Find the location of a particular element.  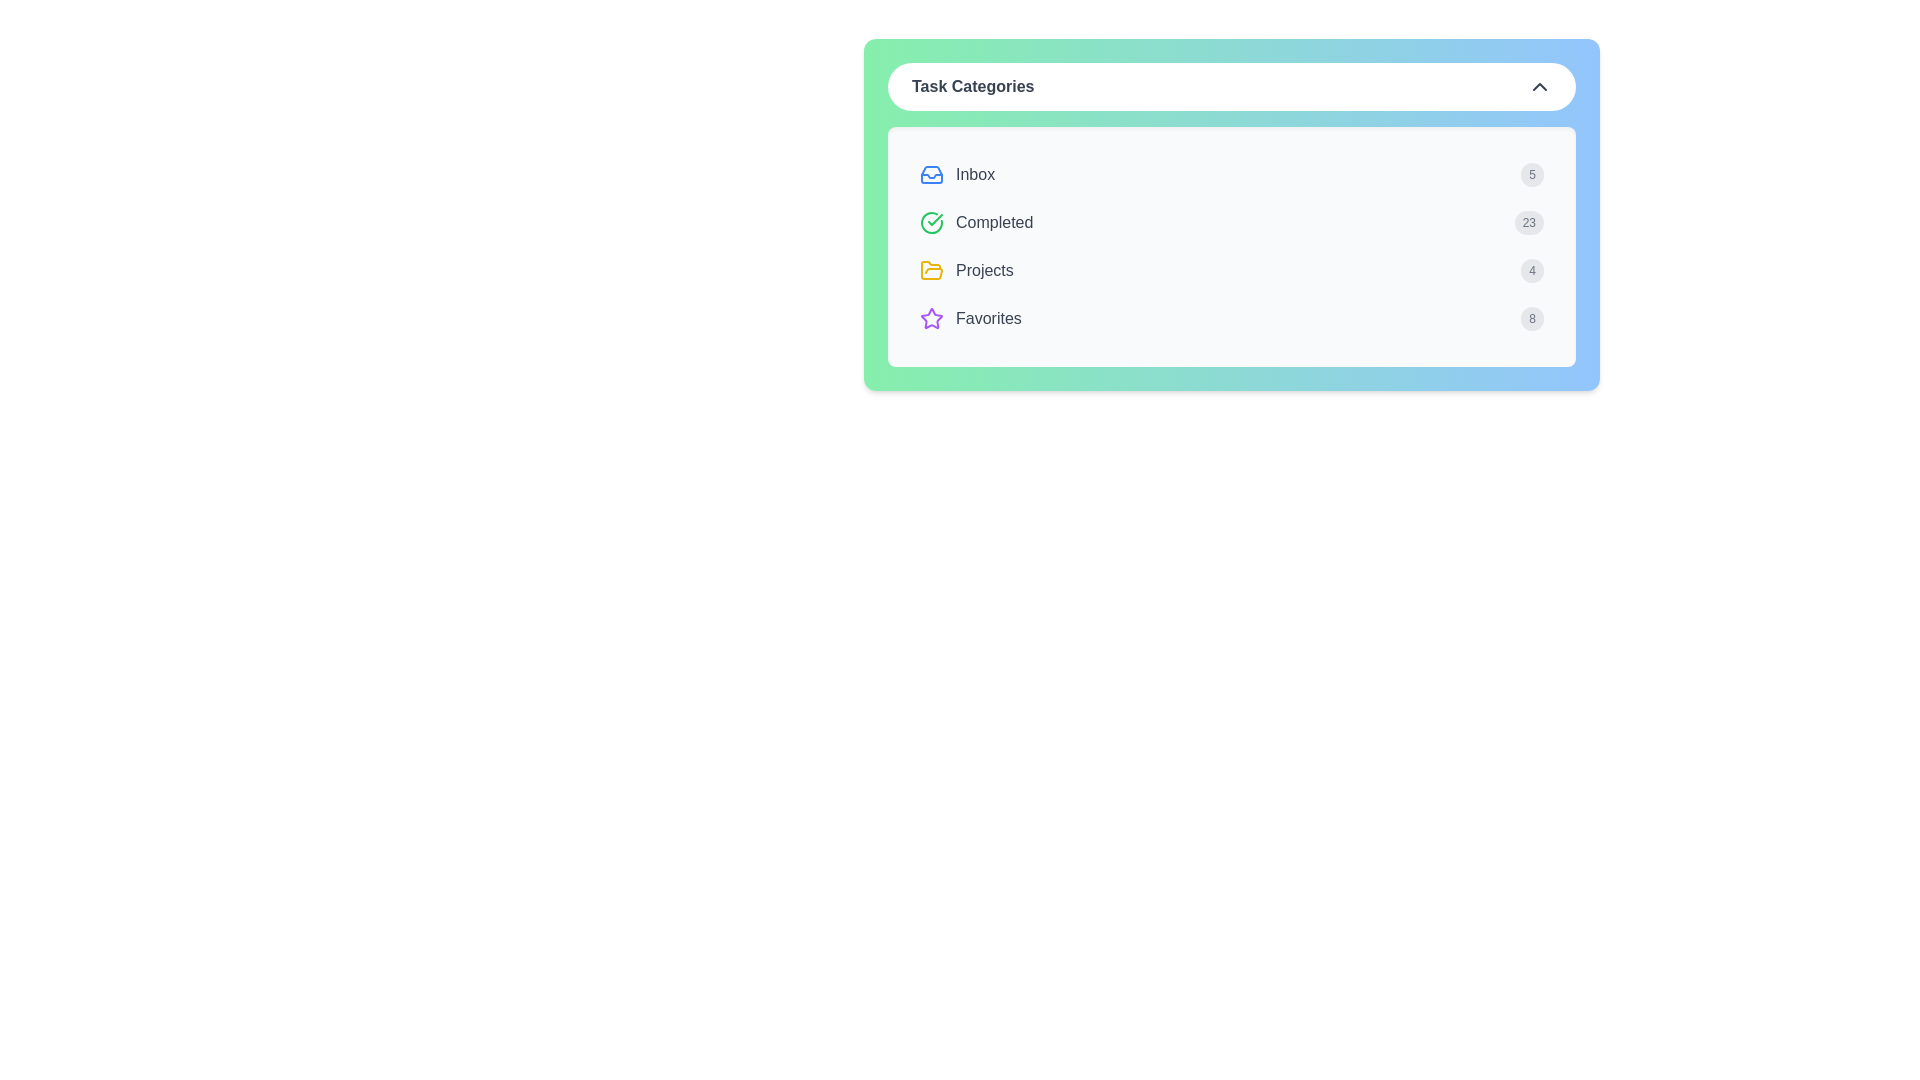

the 'Favorites' icon located in the 'Task Categories' pane, which indicates the importance of favorite items is located at coordinates (930, 317).